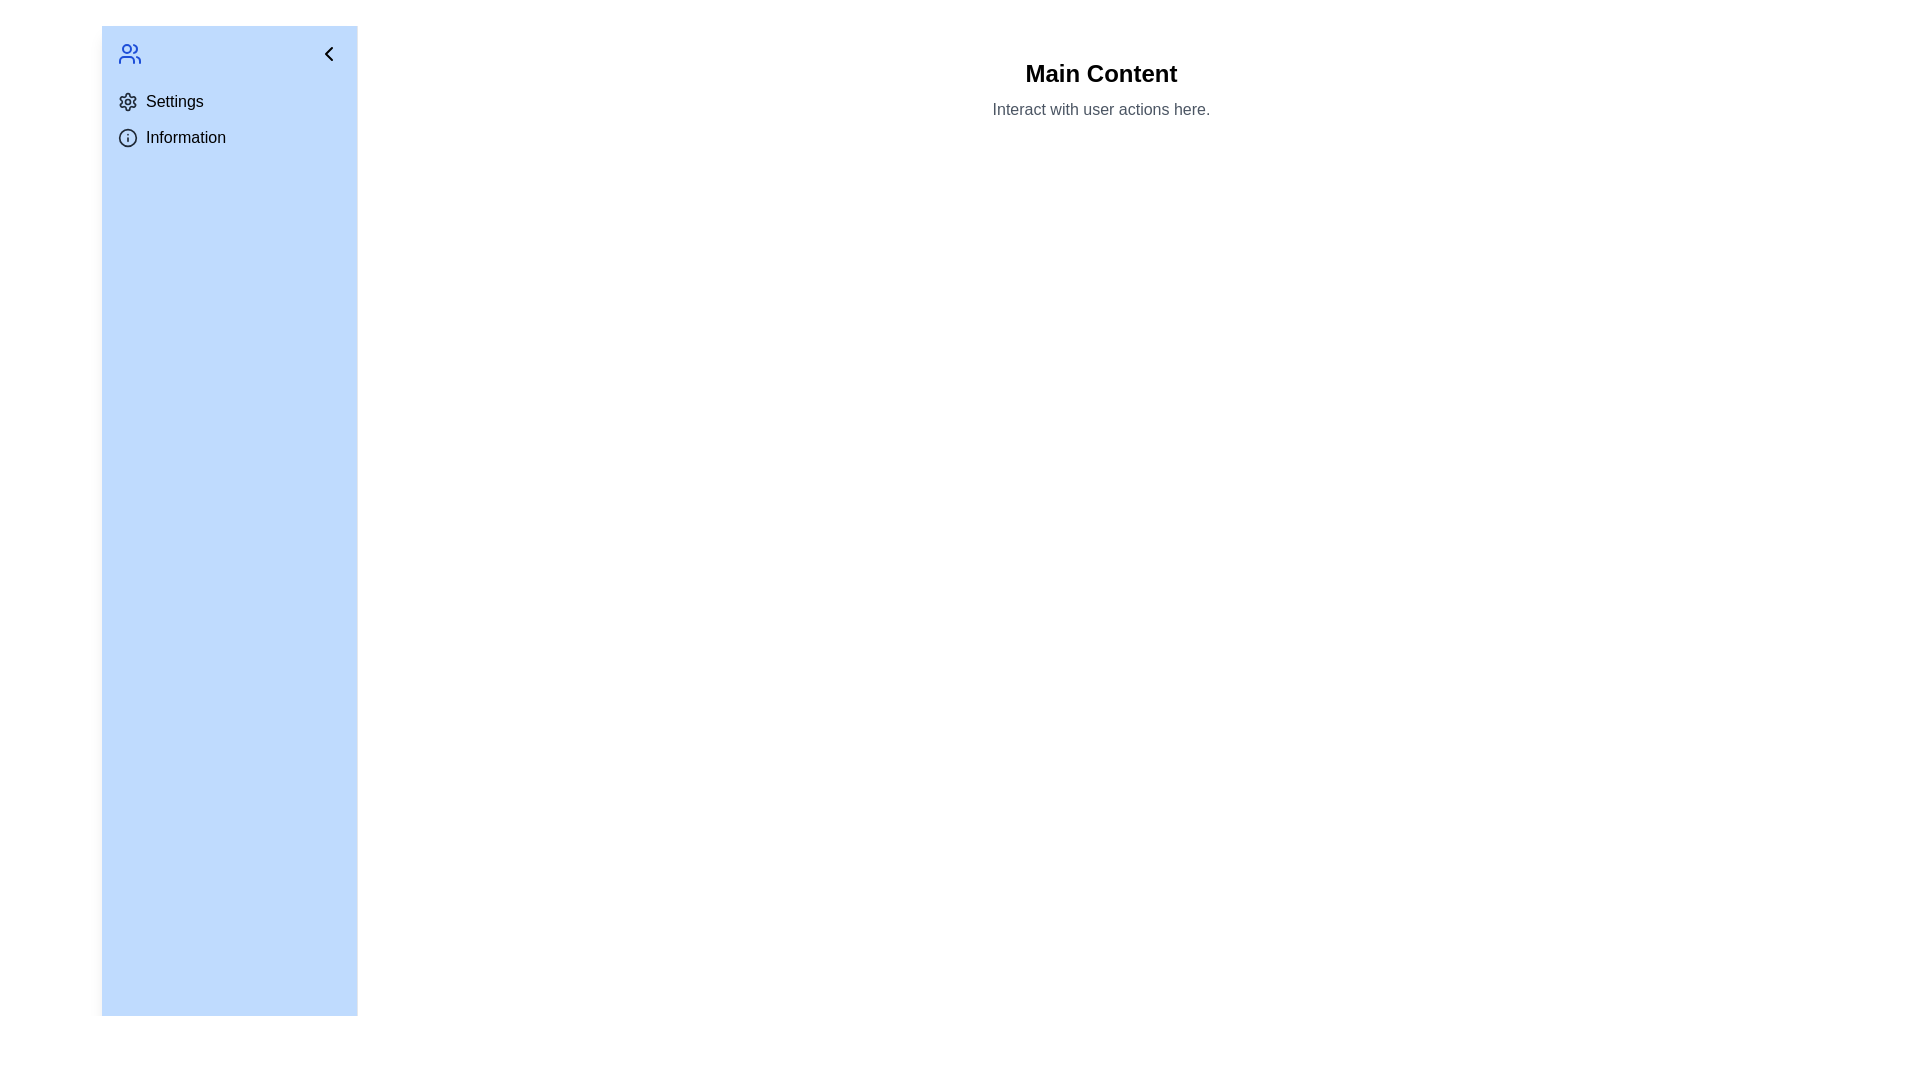  Describe the element at coordinates (127, 137) in the screenshot. I see `the informational icon located in the left sidebar next to the 'Information' text label` at that location.